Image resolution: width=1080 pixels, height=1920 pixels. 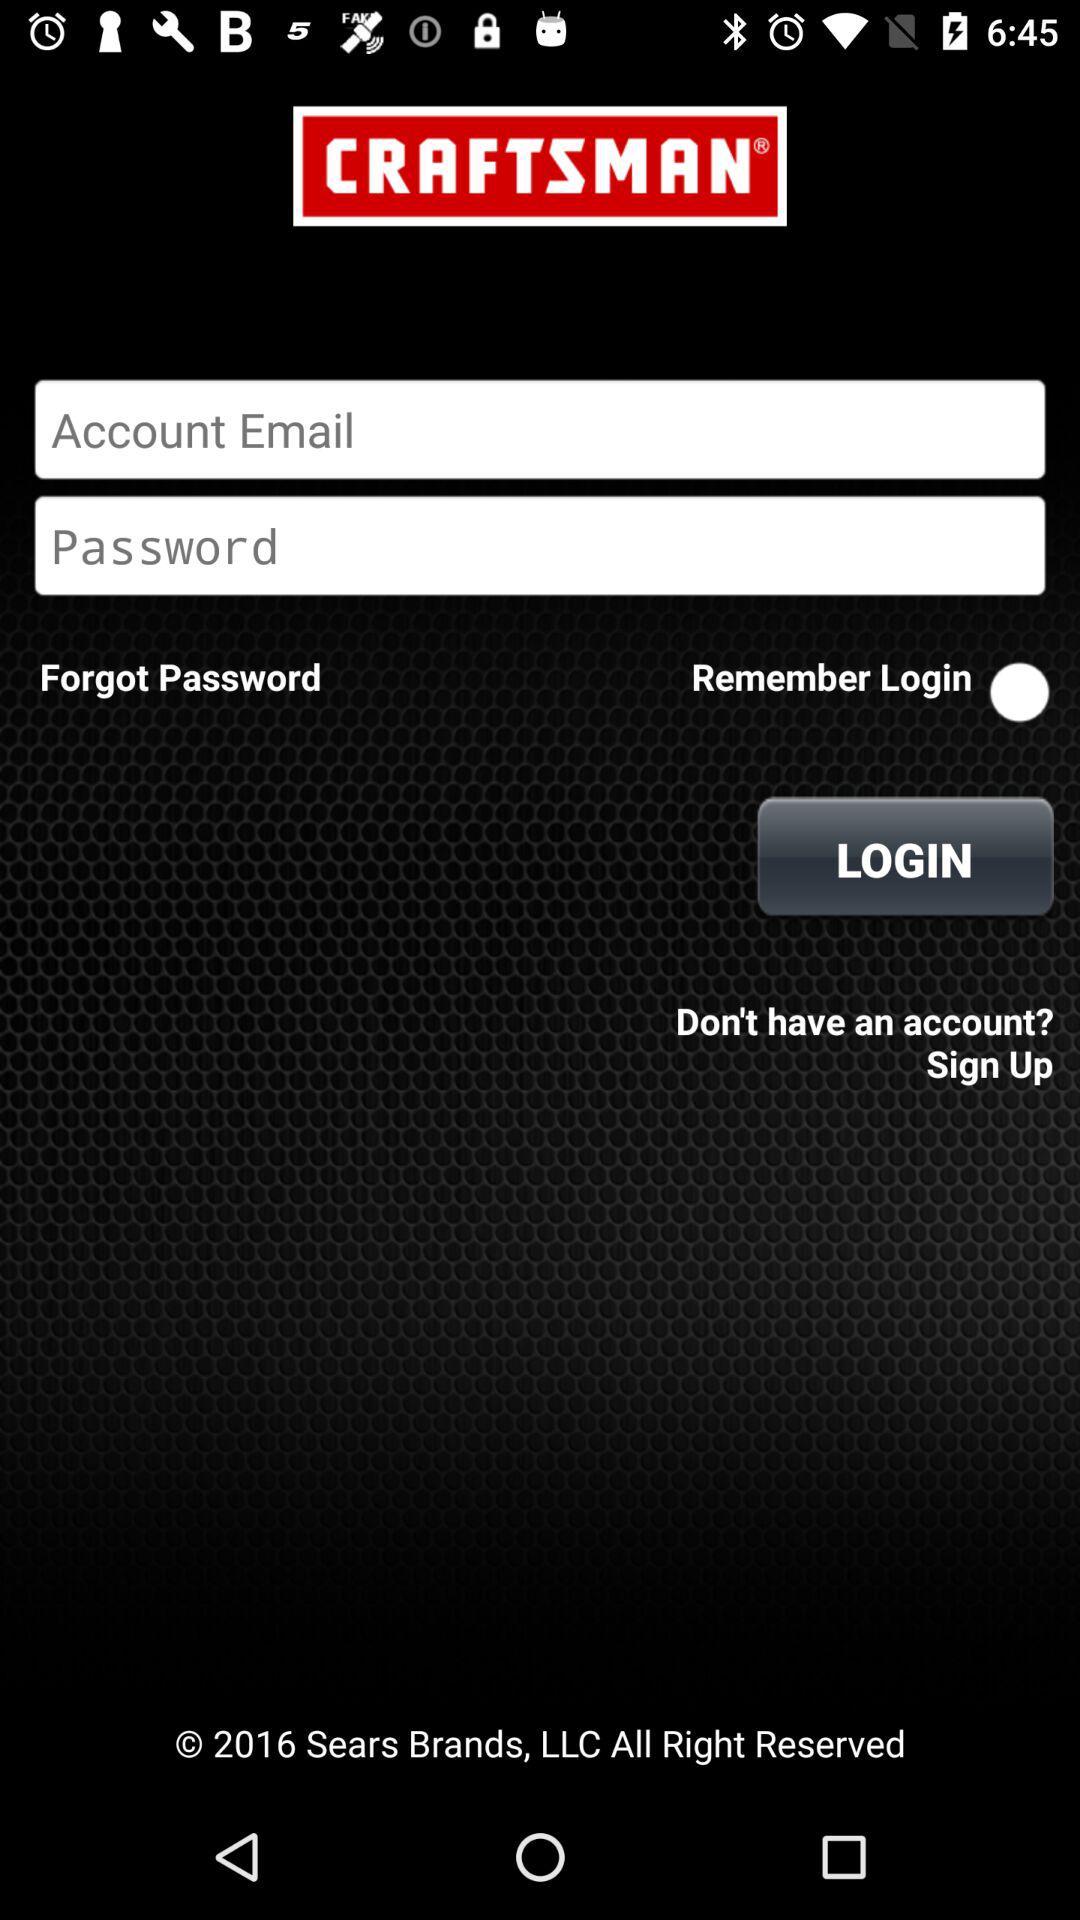 I want to click on type password, so click(x=540, y=545).